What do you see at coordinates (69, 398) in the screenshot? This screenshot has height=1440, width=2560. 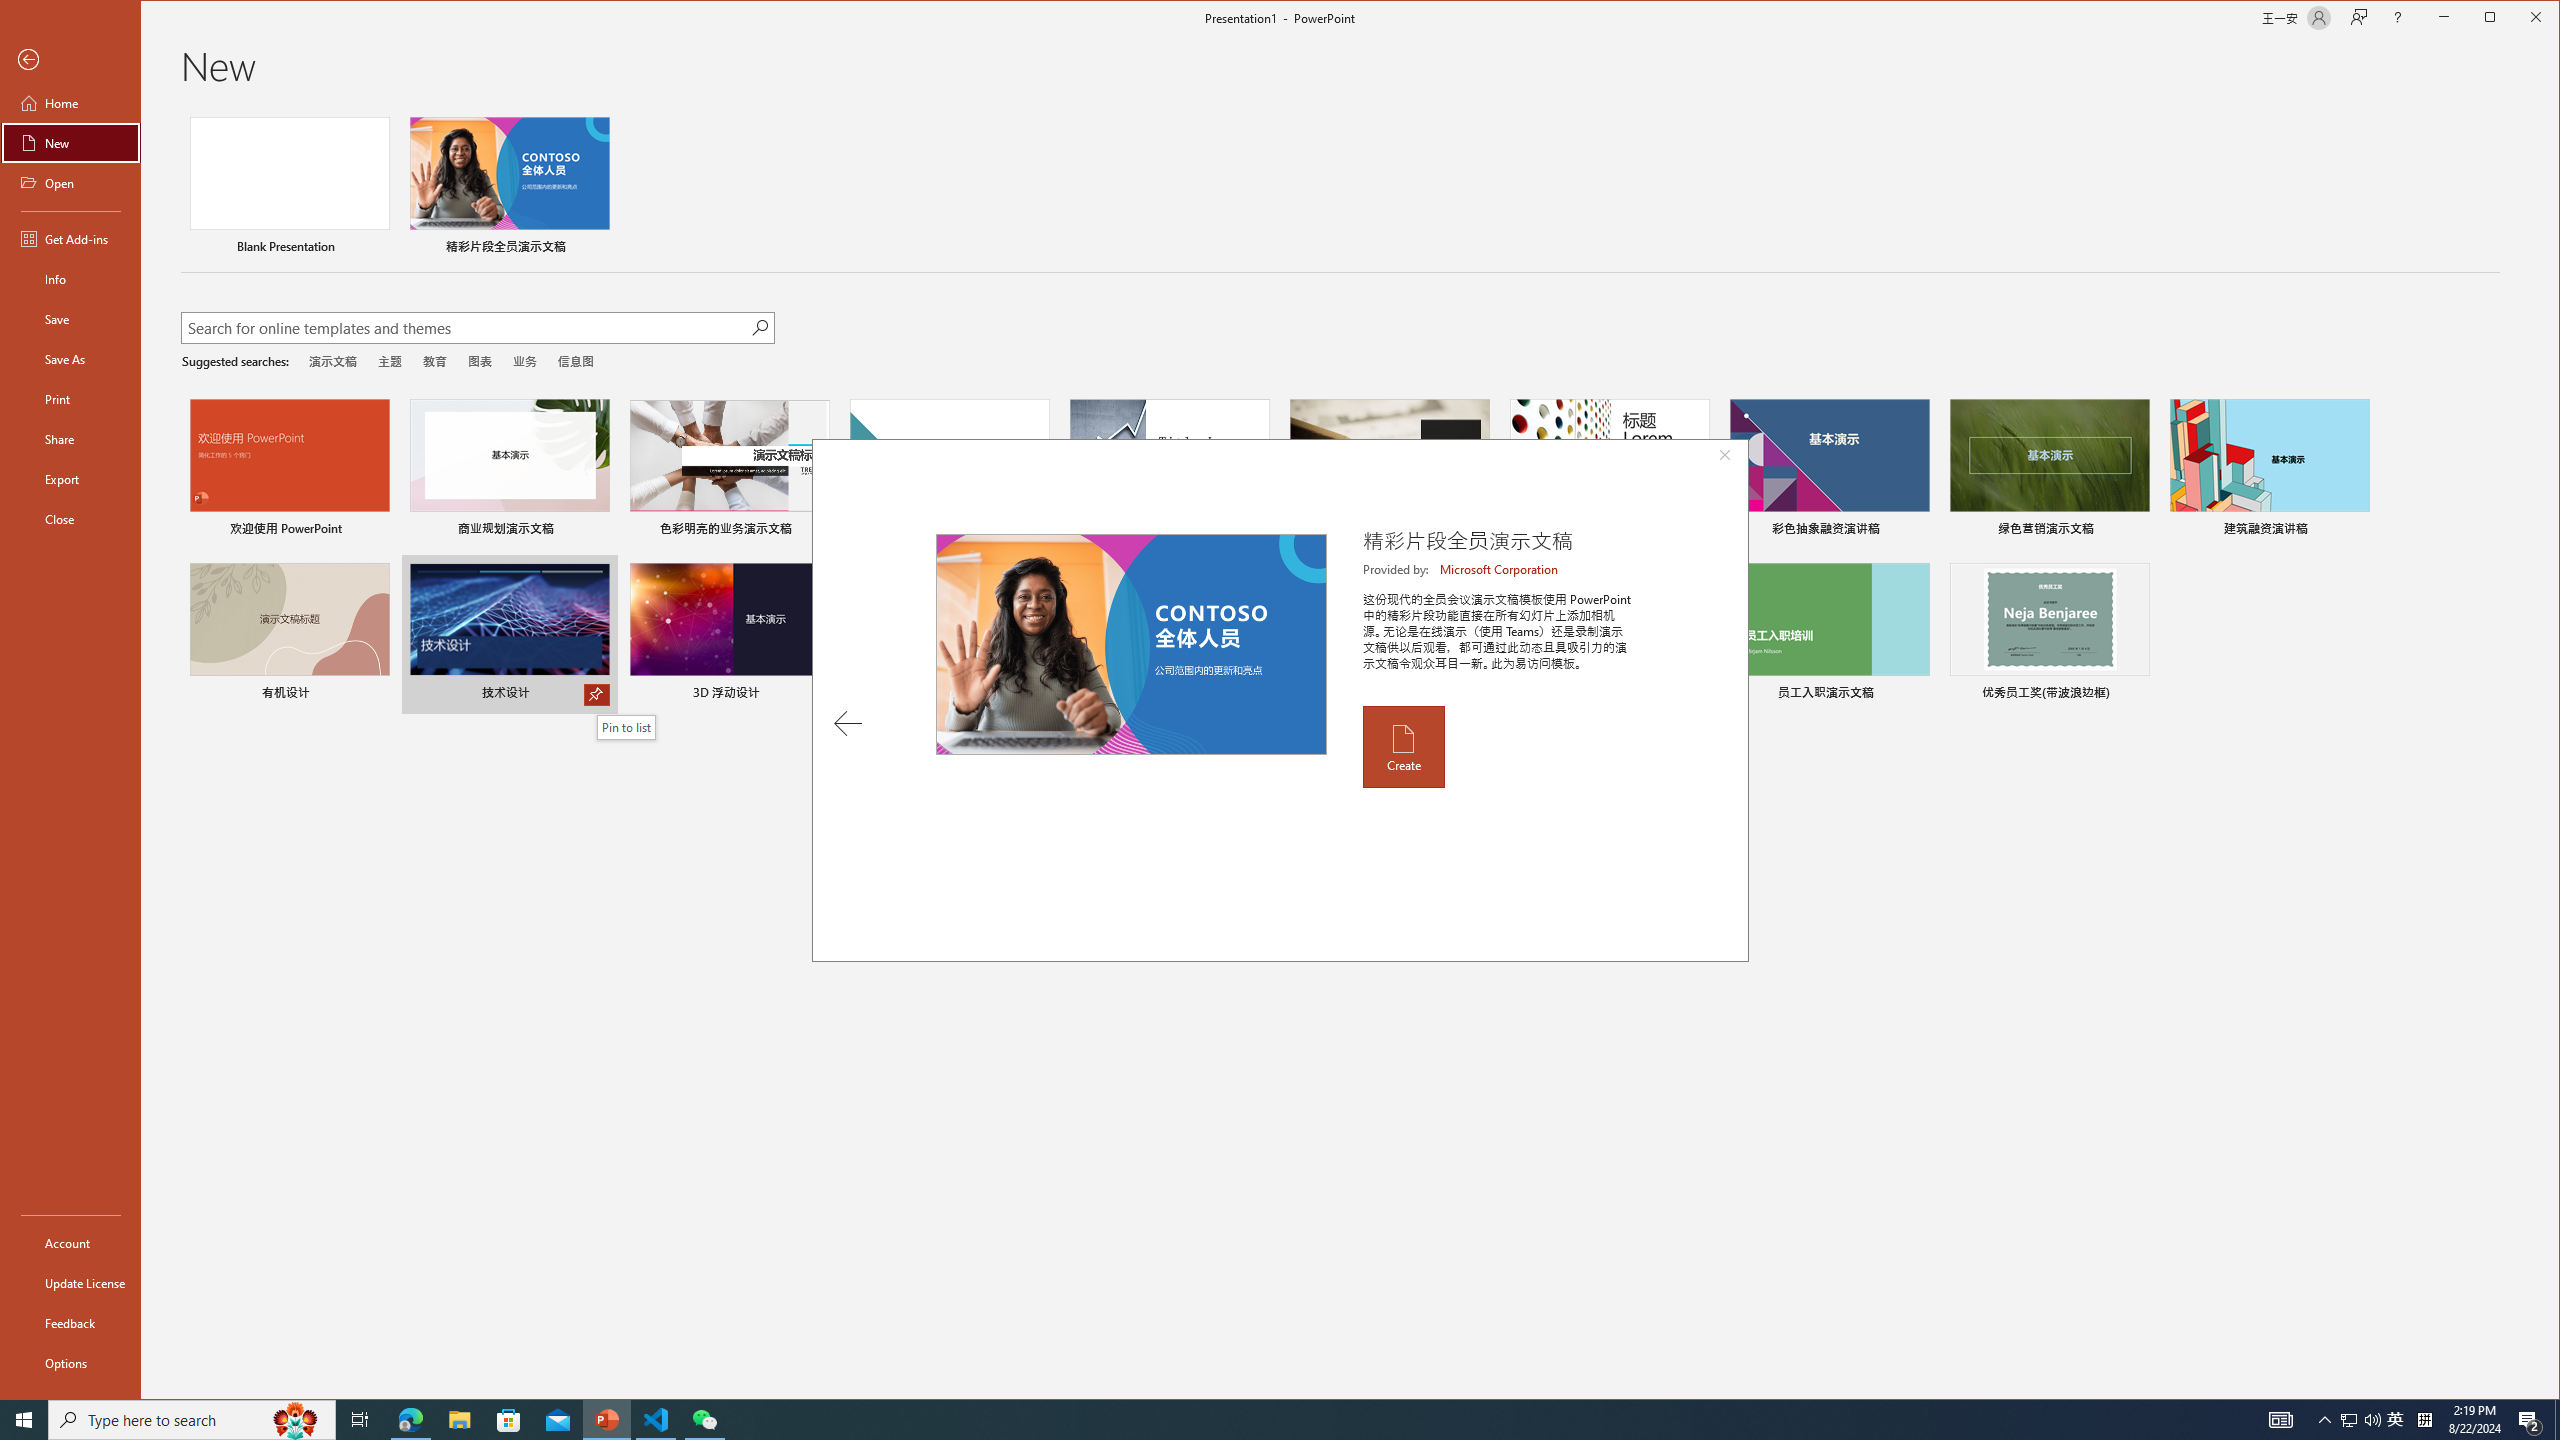 I see `'Print'` at bounding box center [69, 398].